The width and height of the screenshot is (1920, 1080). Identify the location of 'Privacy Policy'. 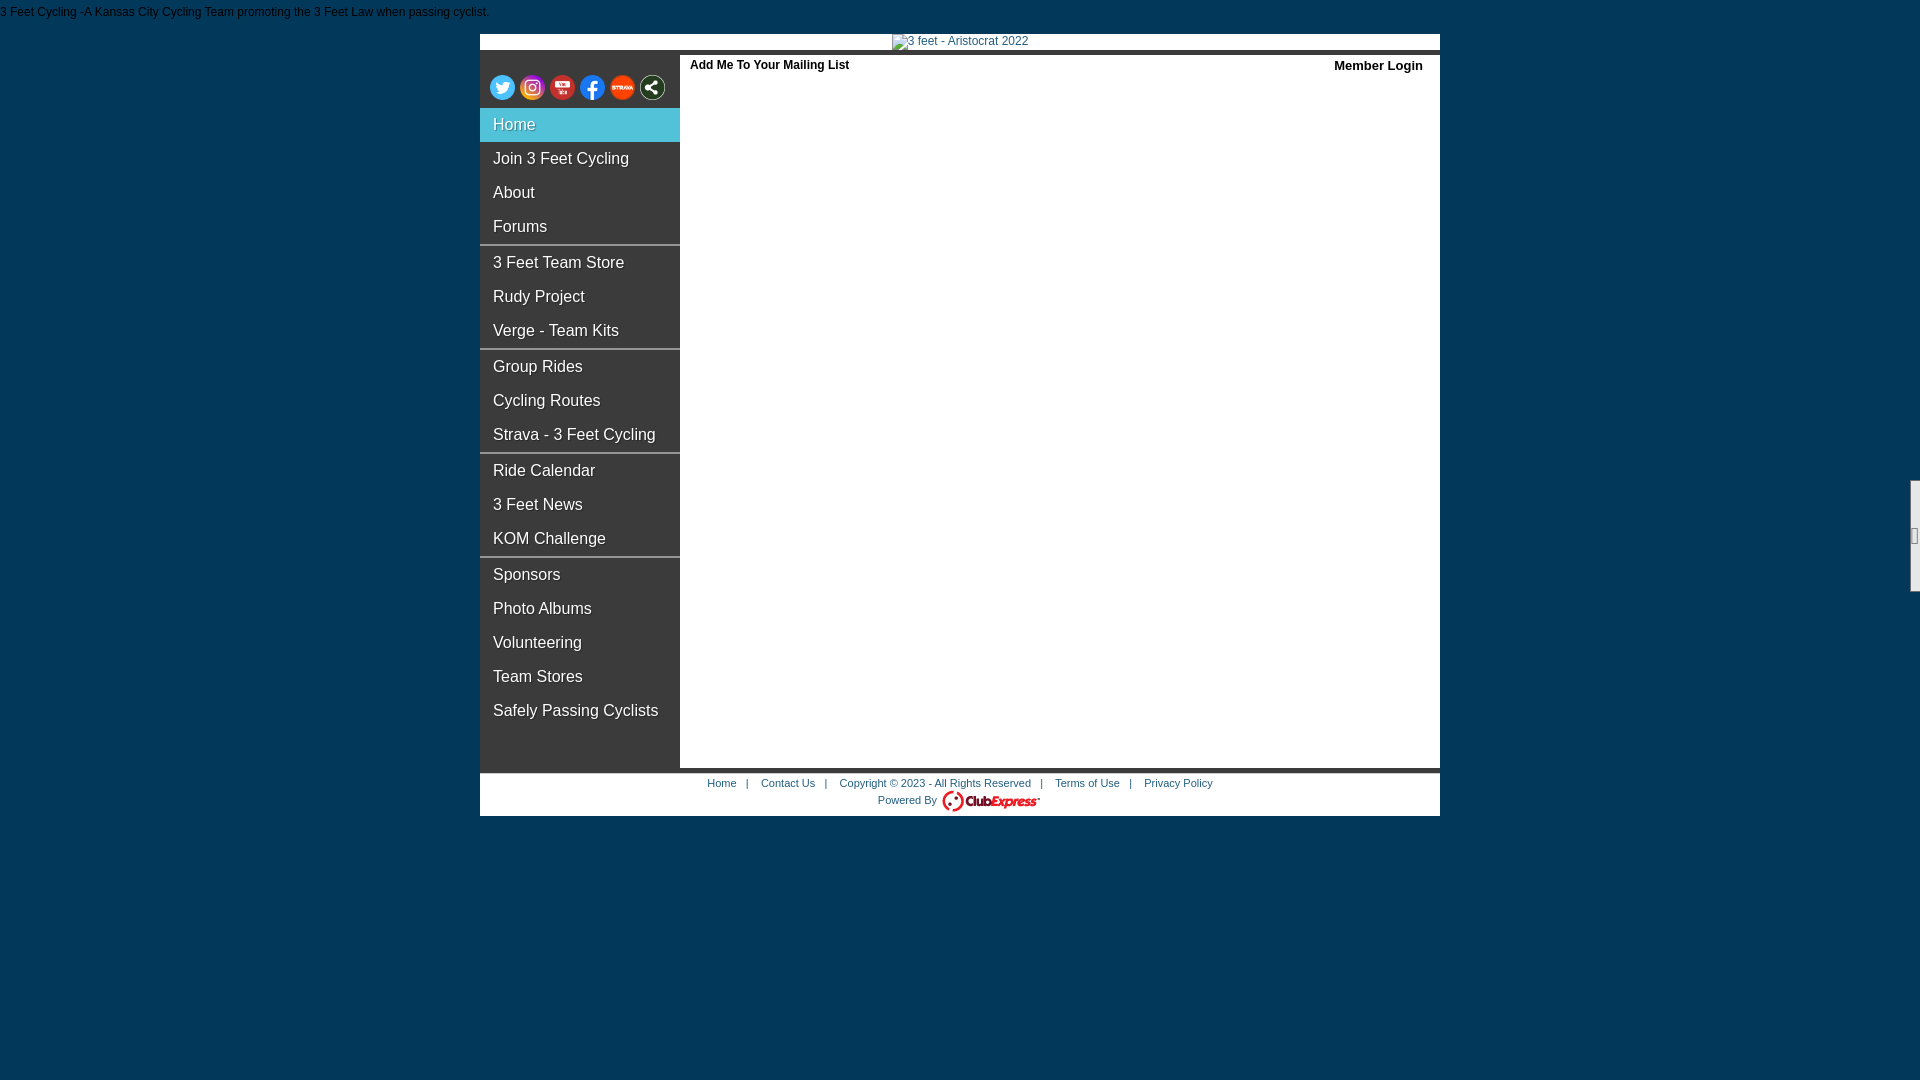
(1143, 782).